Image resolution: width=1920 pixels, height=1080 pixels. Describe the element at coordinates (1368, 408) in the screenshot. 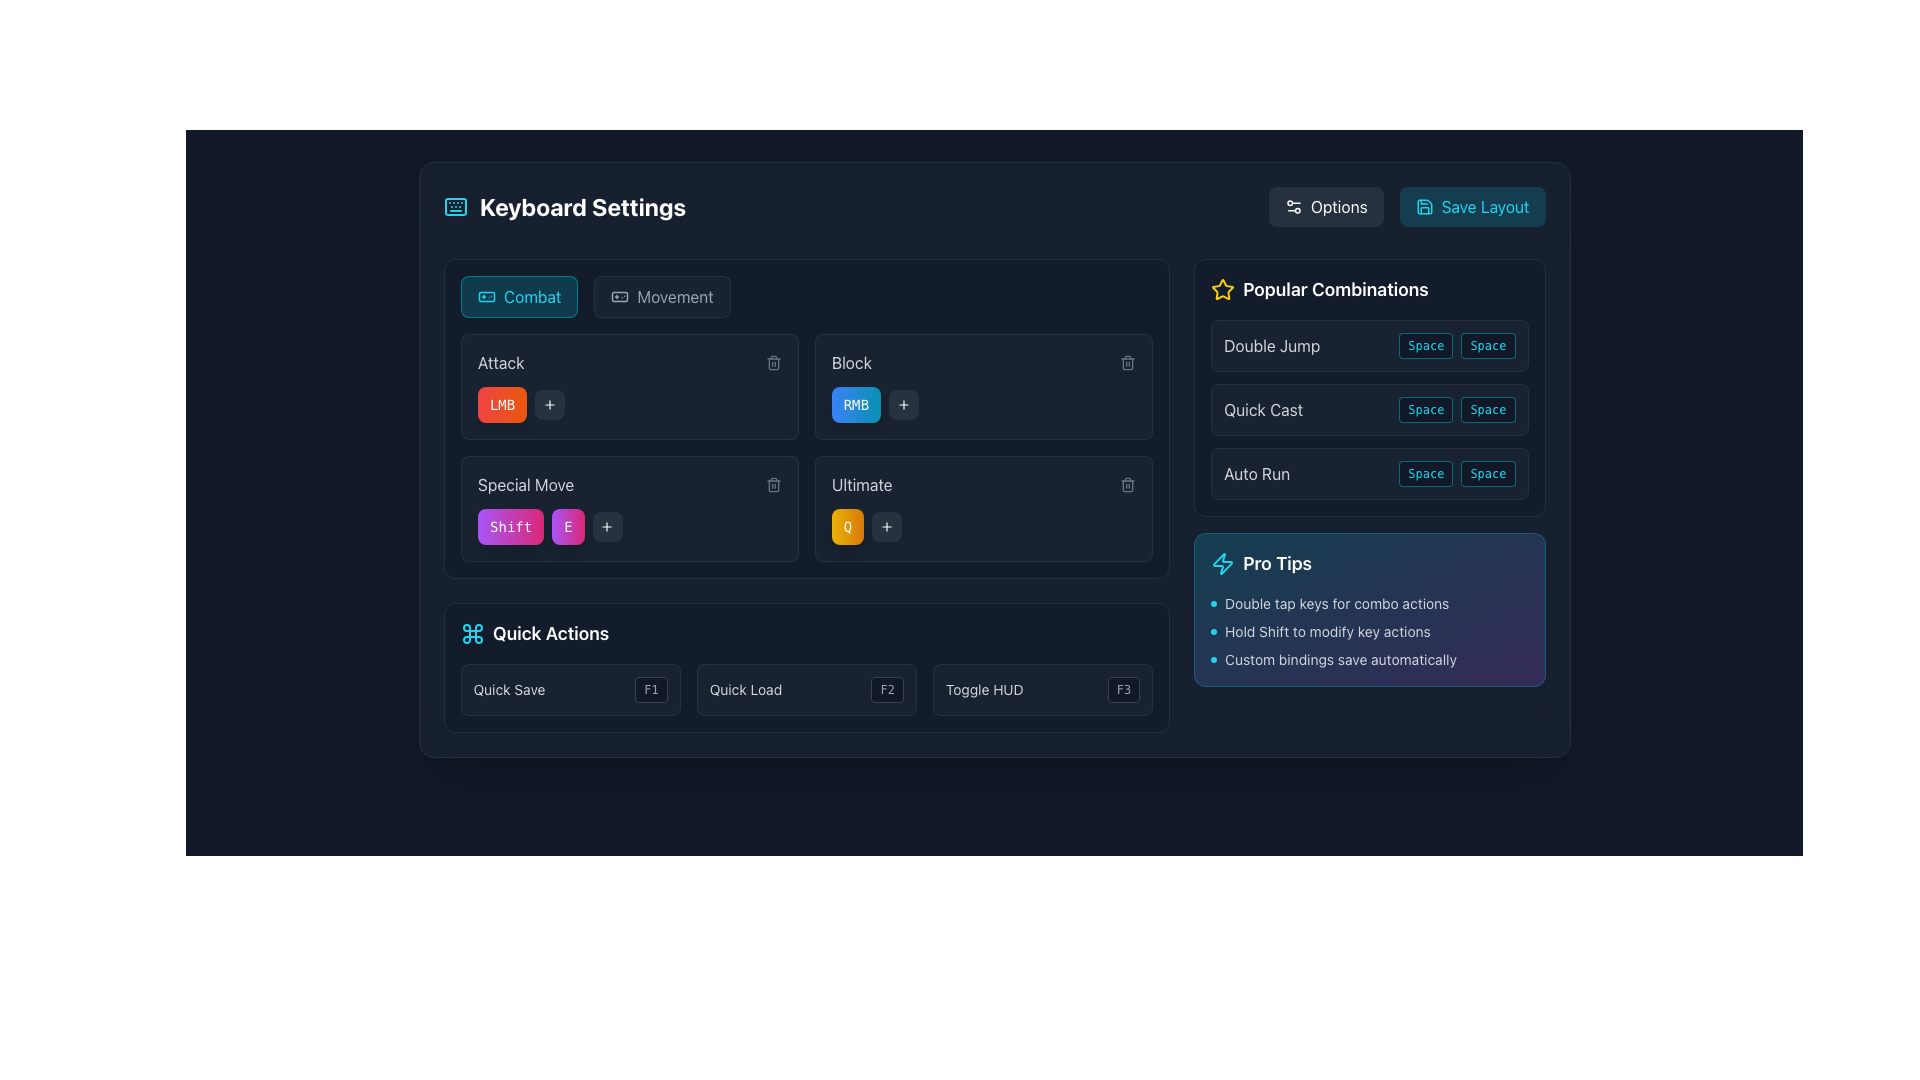

I see `the second item in the 'Popular Combinations' panel, which indicates the keyboard shortcut for 'Quick Cast' using two consecutive presses of the 'Space' key` at that location.